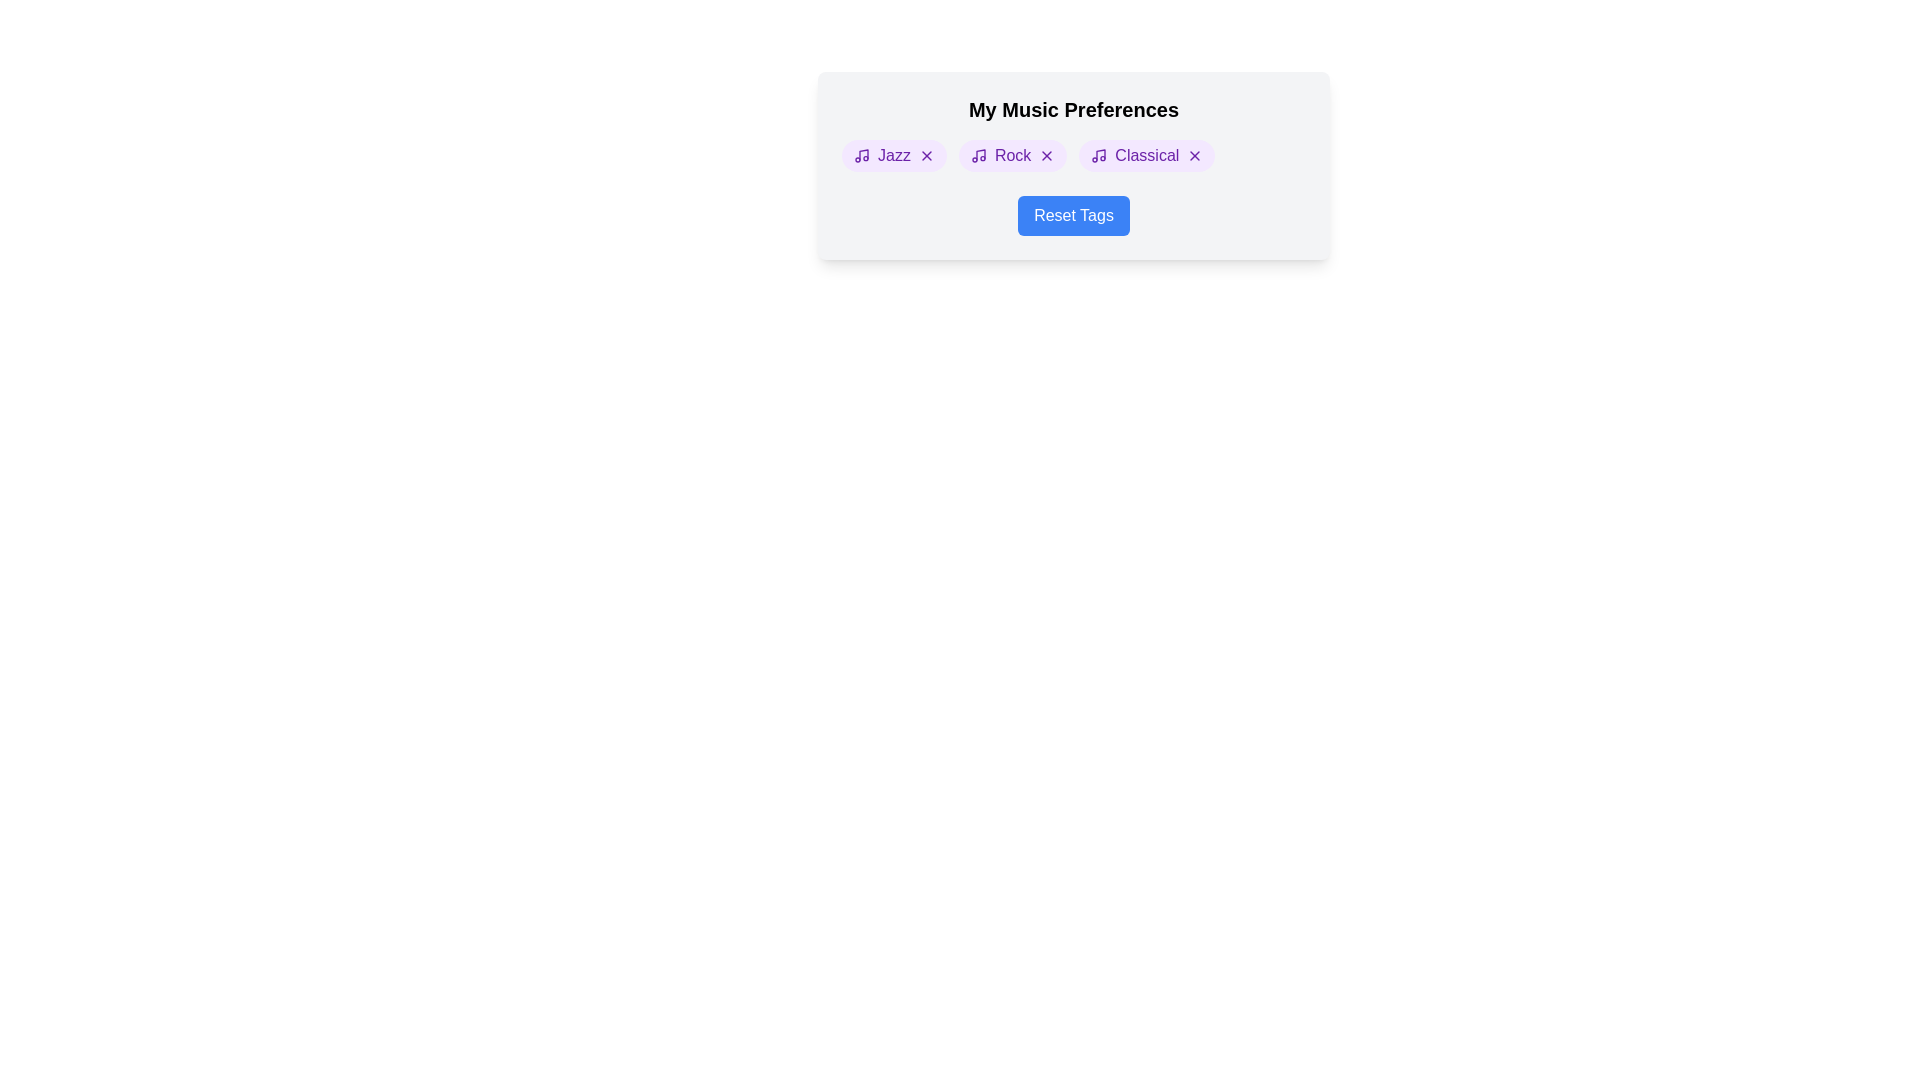 The width and height of the screenshot is (1920, 1080). Describe the element at coordinates (1073, 216) in the screenshot. I see `'Reset Tags' button to restore all tags` at that location.